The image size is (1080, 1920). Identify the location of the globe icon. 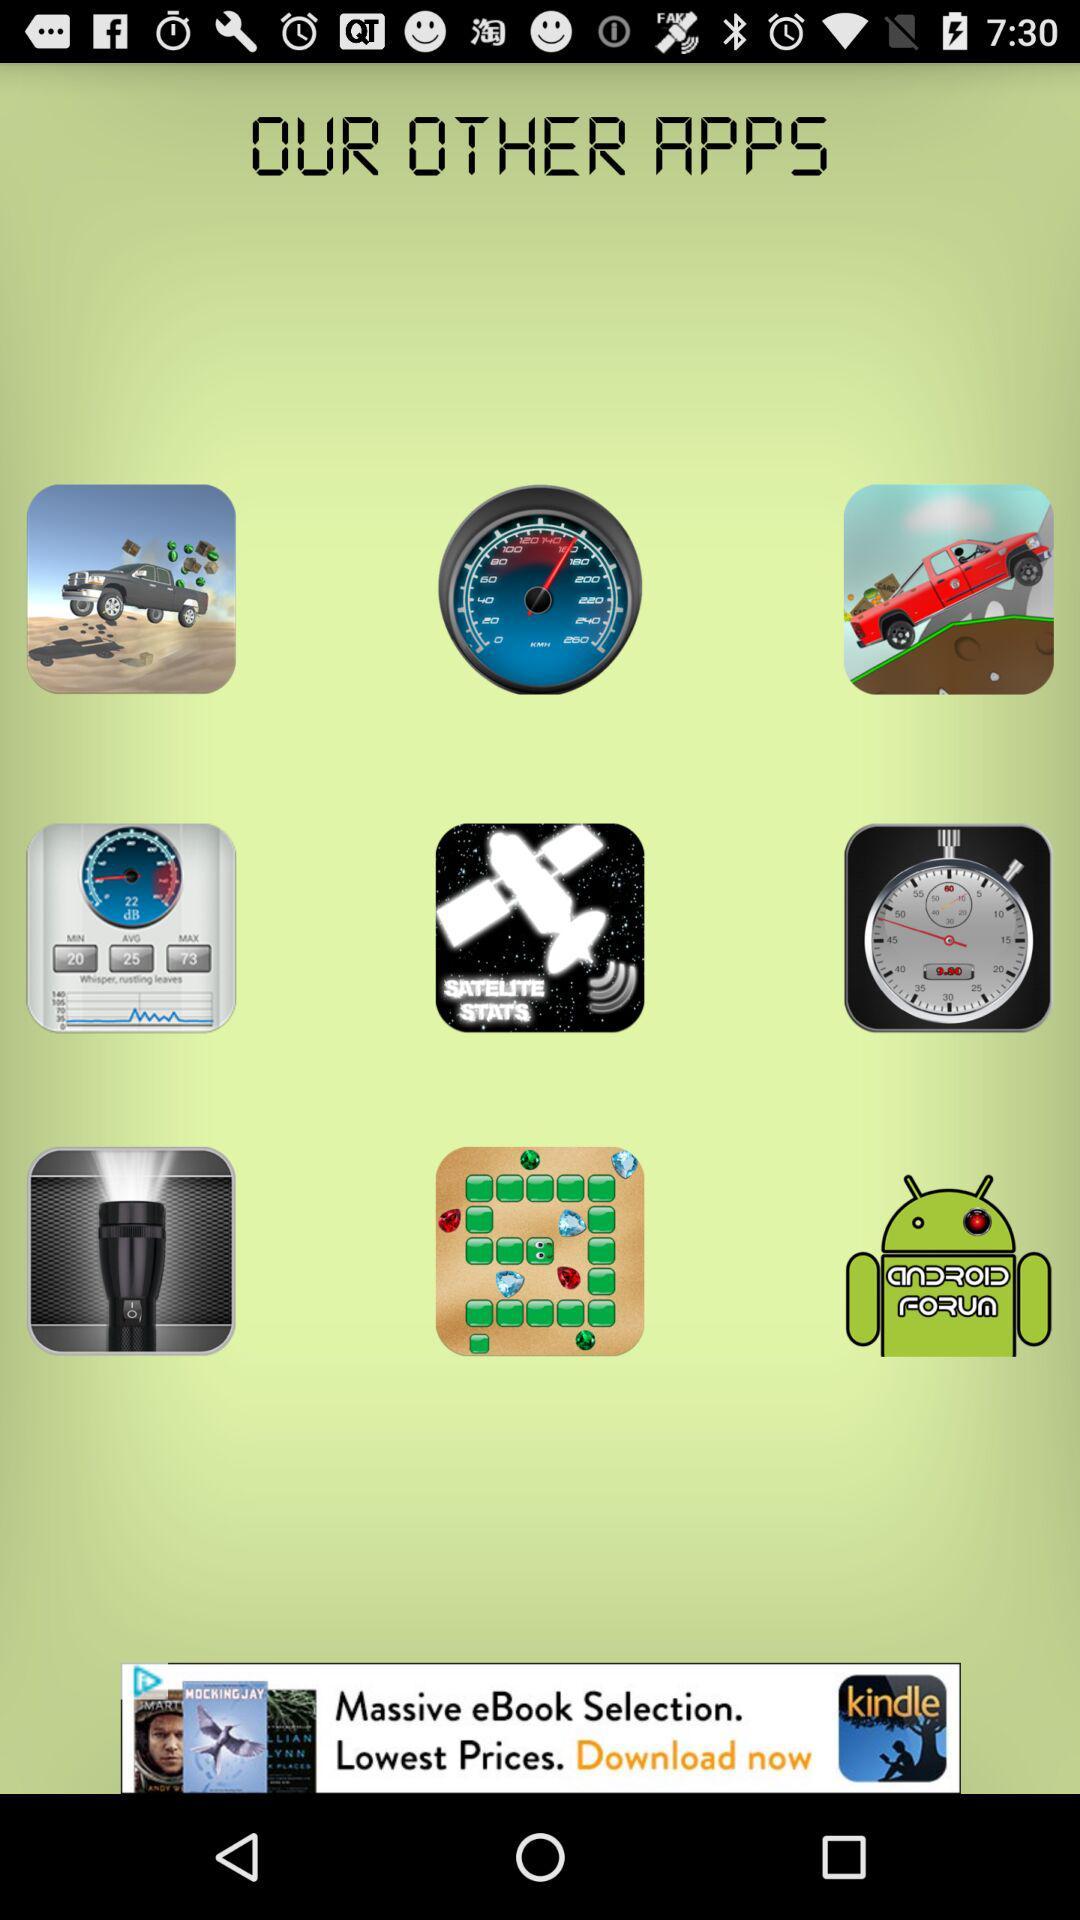
(540, 629).